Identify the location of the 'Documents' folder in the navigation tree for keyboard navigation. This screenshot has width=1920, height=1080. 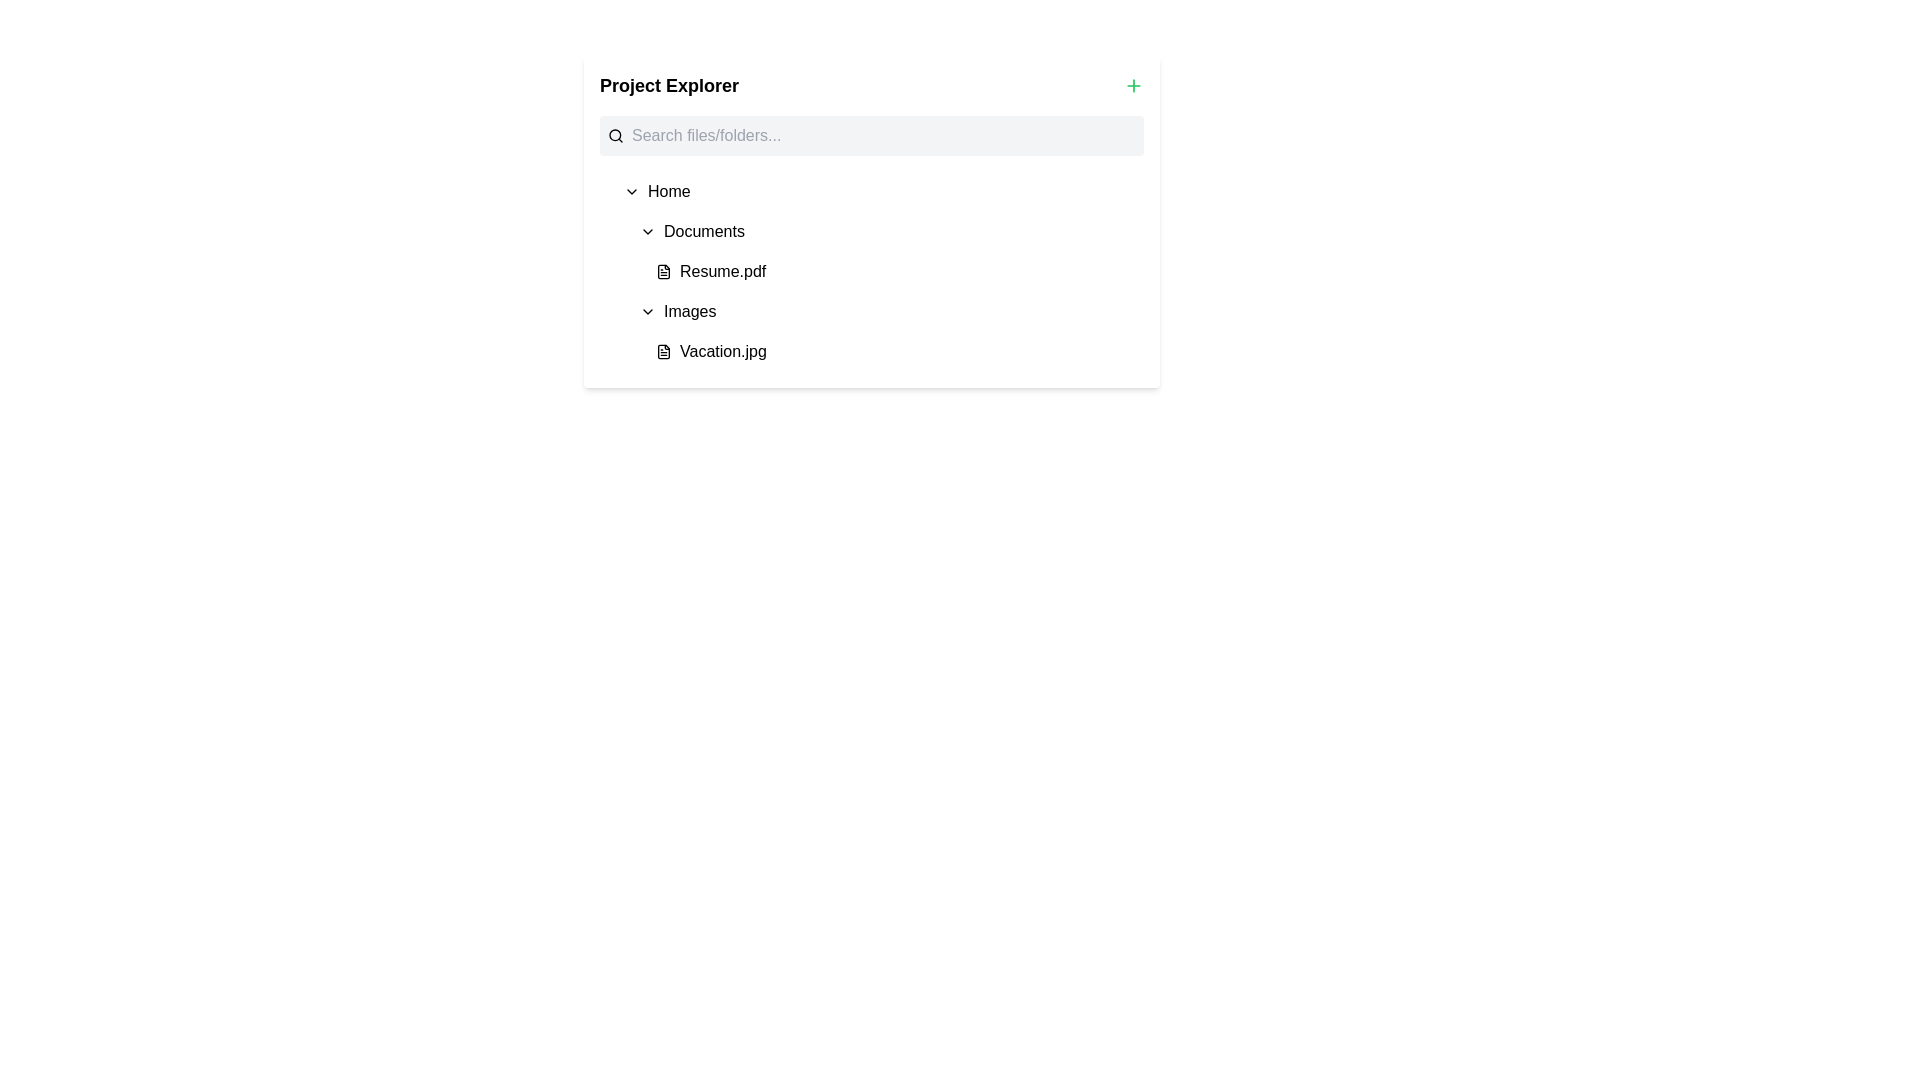
(887, 230).